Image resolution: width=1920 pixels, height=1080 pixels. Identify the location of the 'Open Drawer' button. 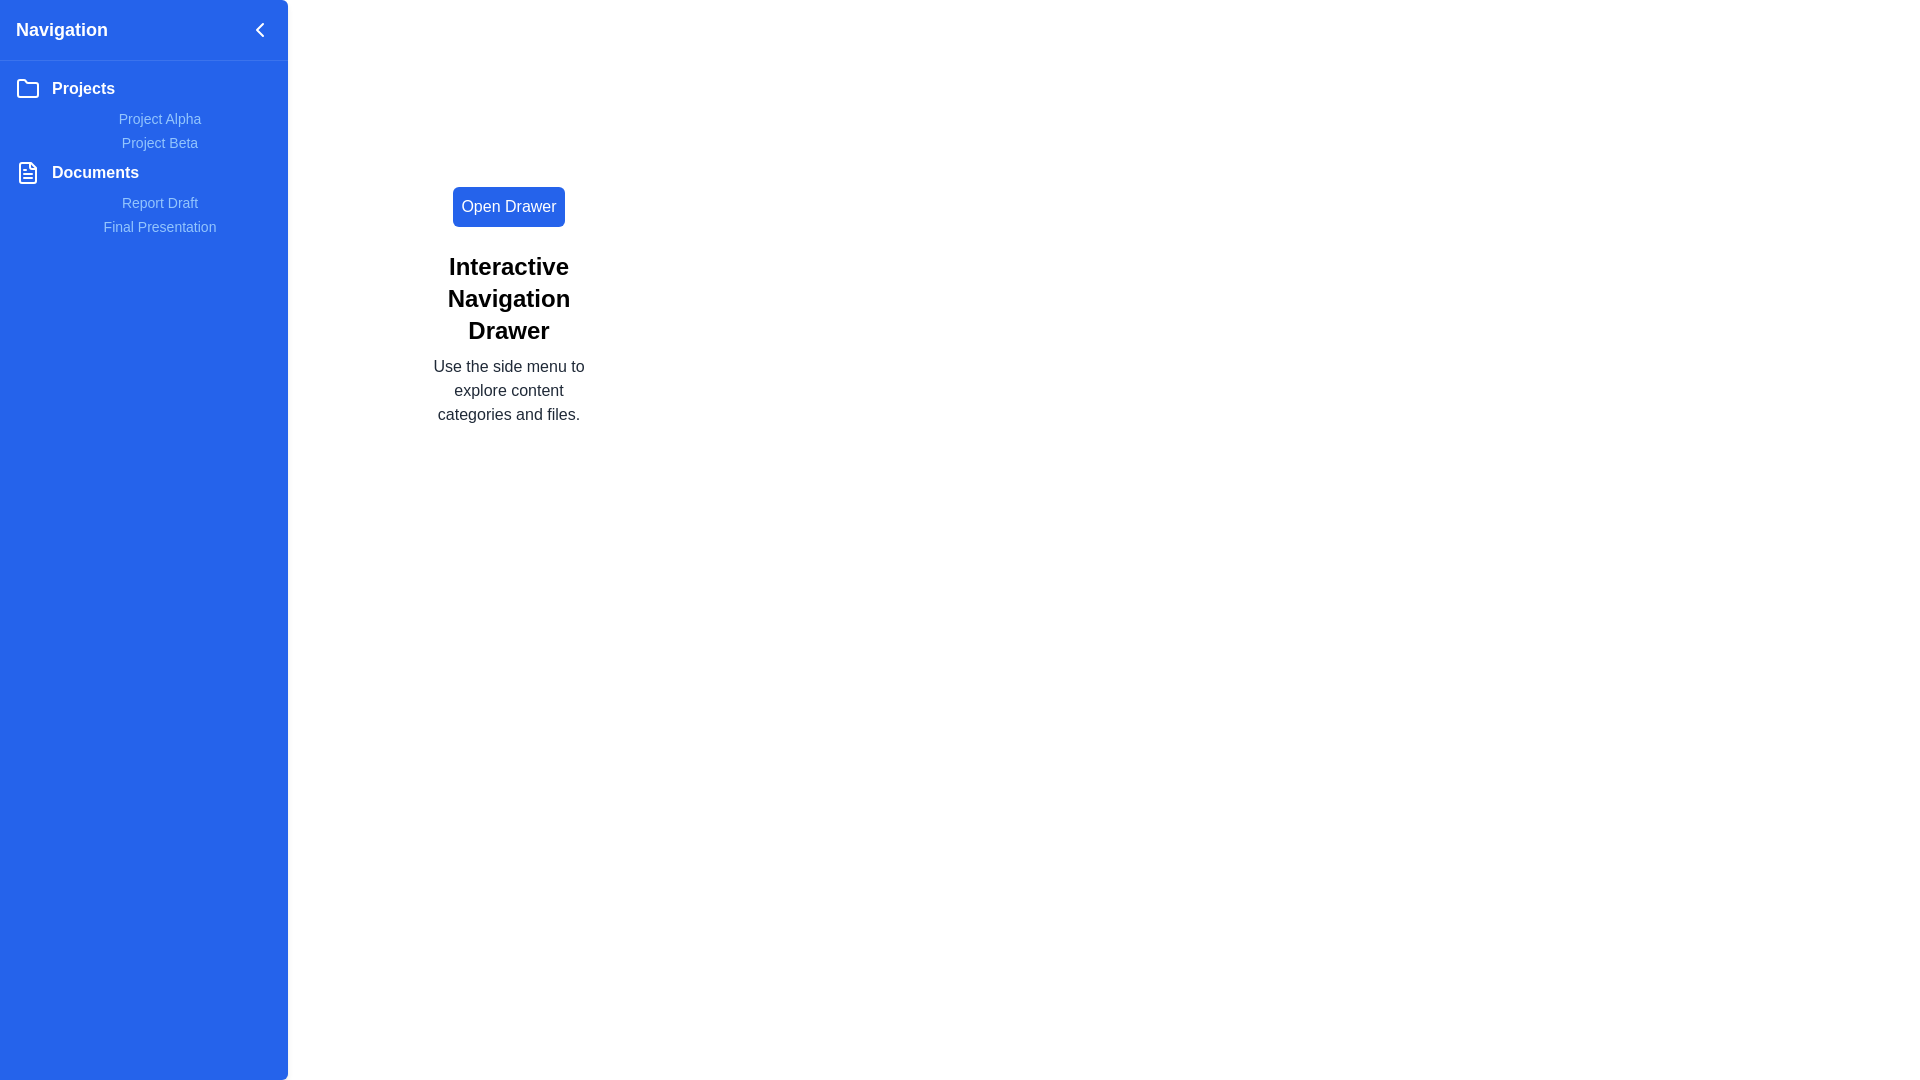
(508, 207).